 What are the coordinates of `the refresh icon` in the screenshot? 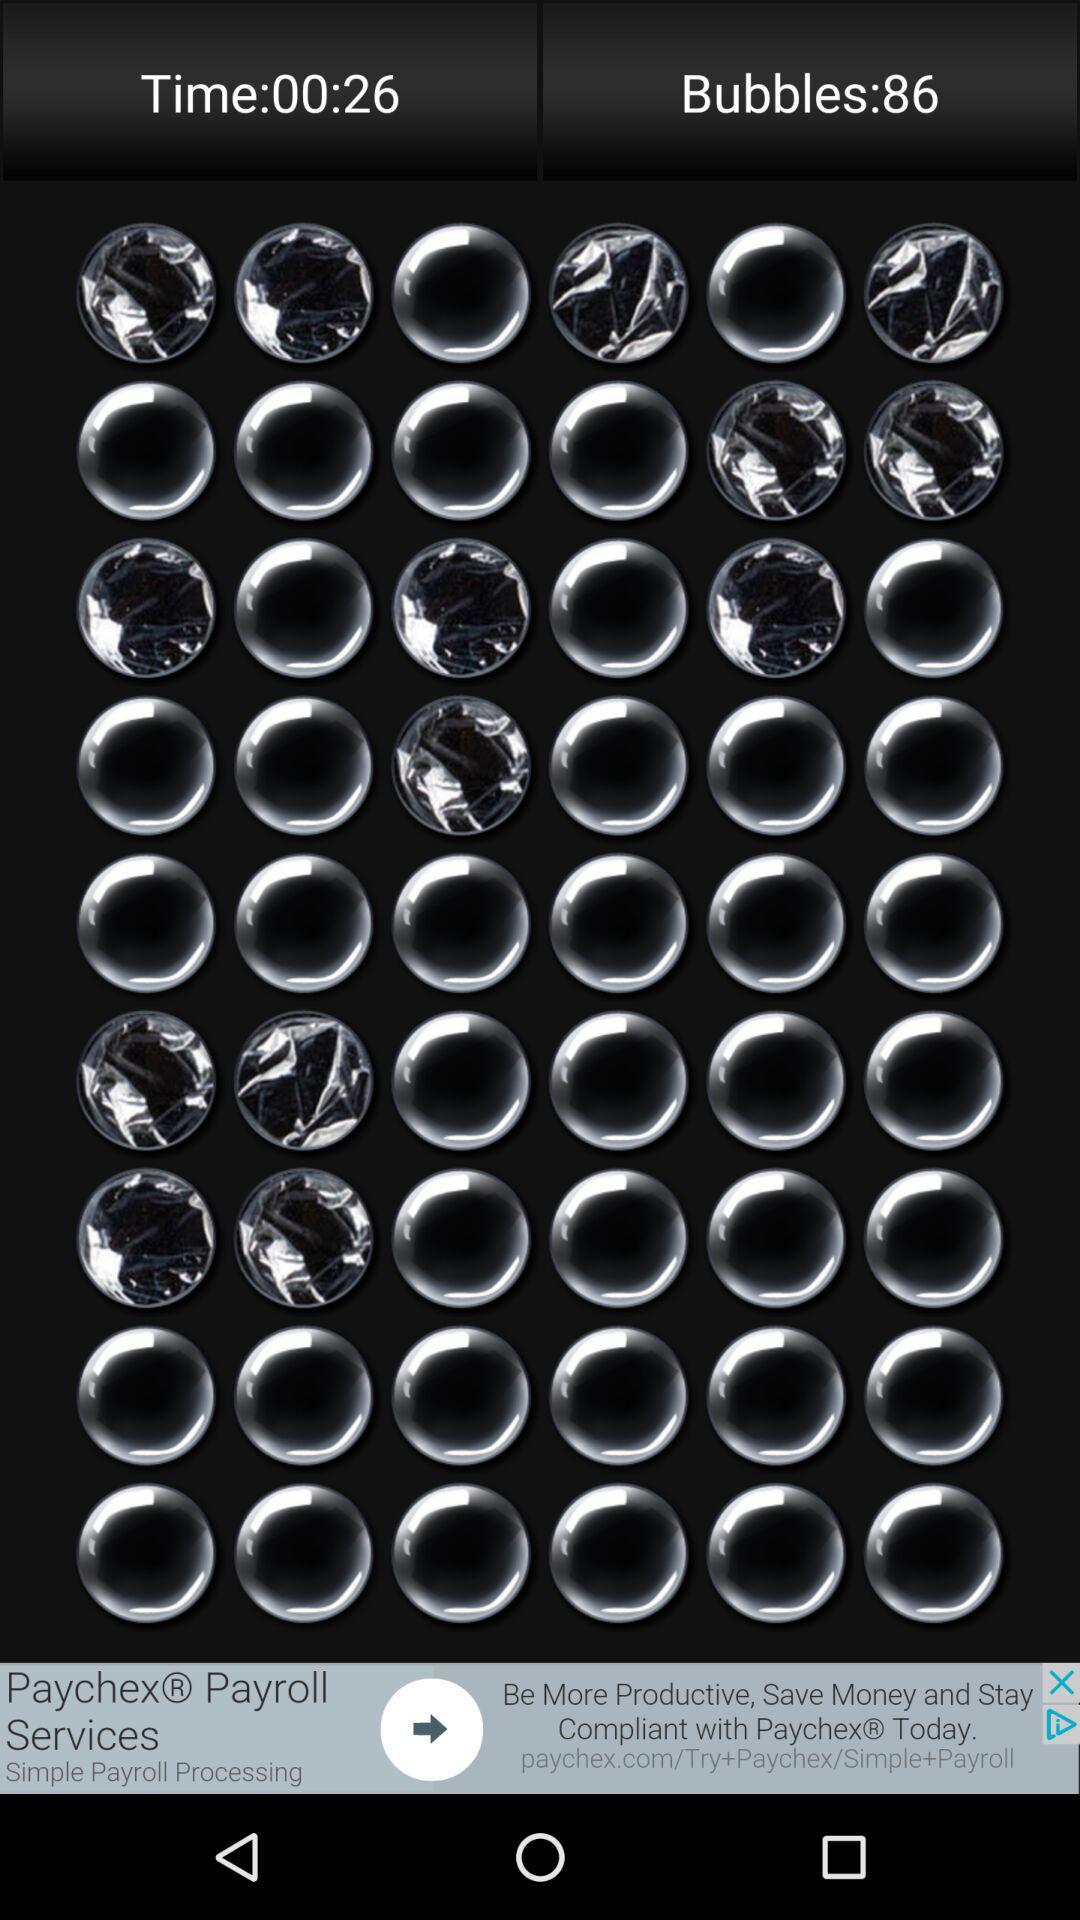 It's located at (461, 1662).